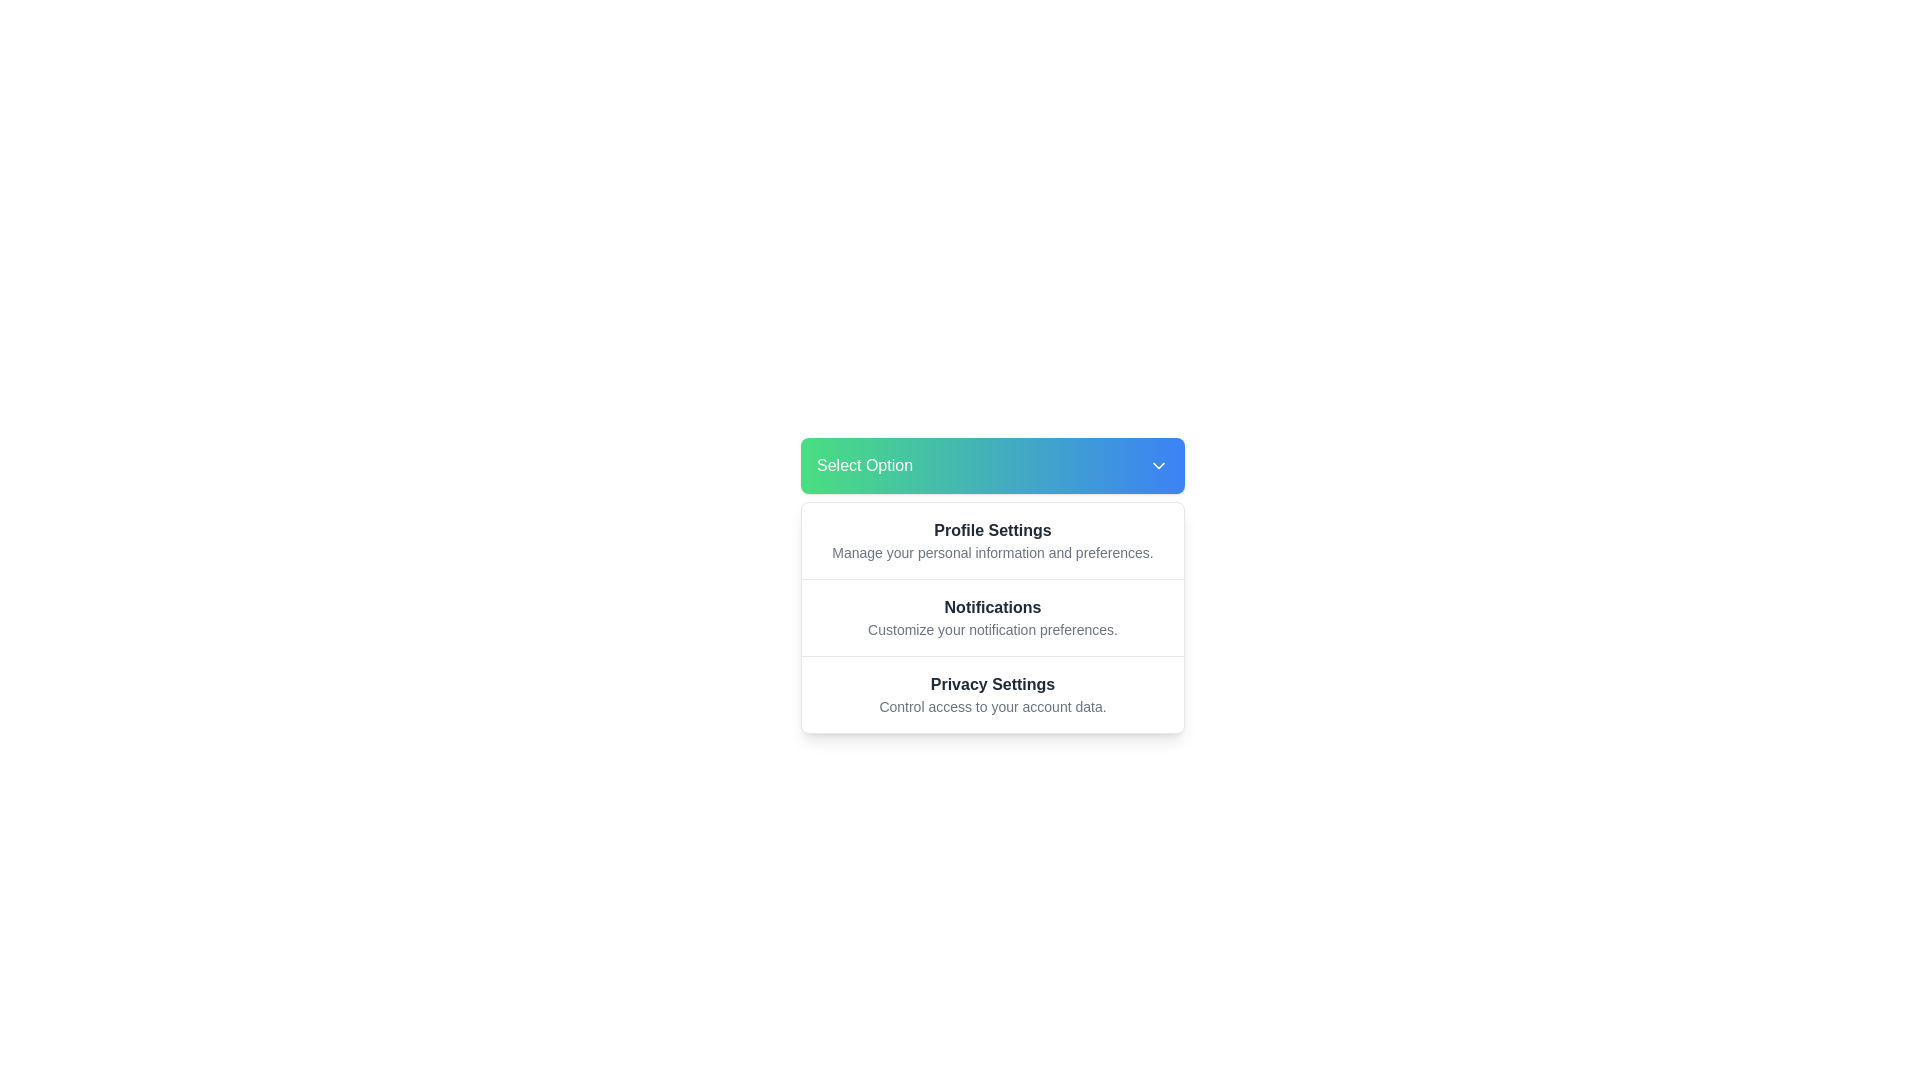 Image resolution: width=1920 pixels, height=1080 pixels. Describe the element at coordinates (993, 466) in the screenshot. I see `the 'Select Option' dropdown trigger button with a gradient background` at that location.